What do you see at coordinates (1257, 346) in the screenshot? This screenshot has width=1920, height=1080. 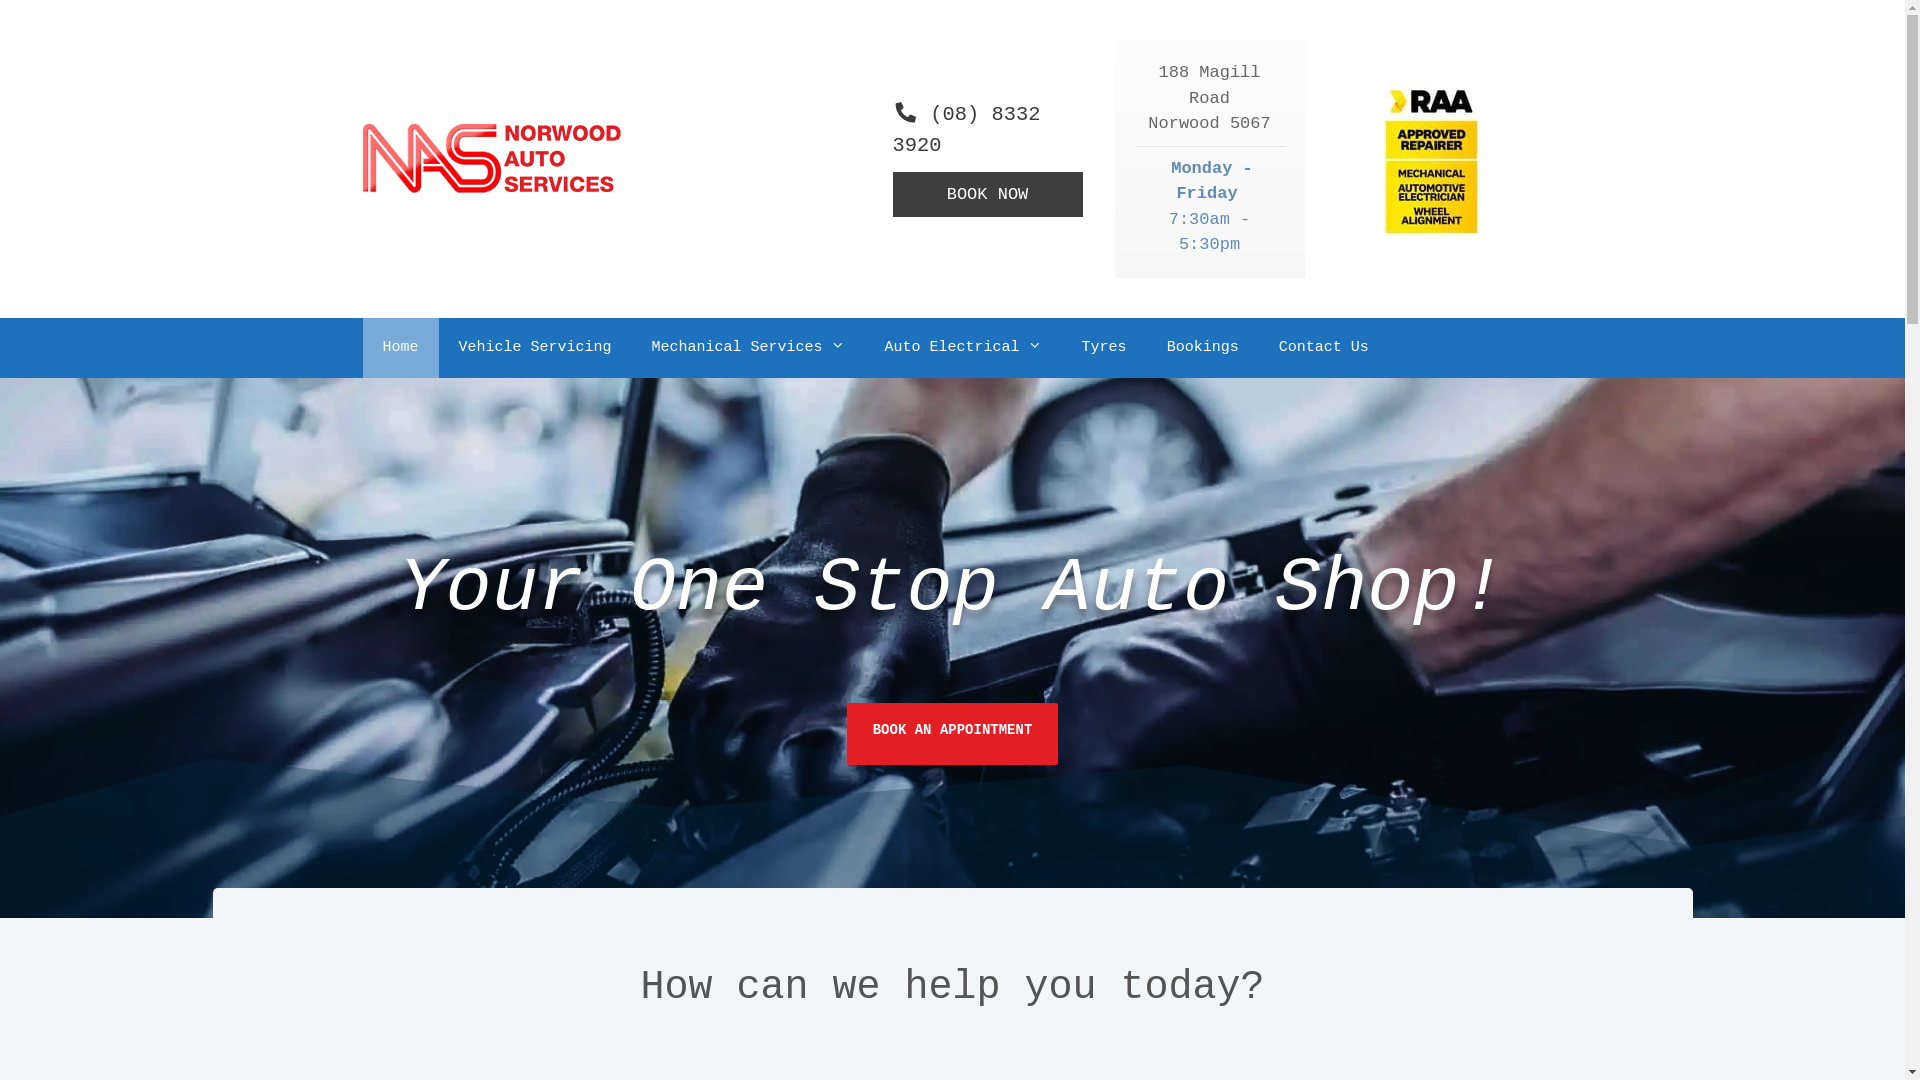 I see `'Contact Us'` at bounding box center [1257, 346].